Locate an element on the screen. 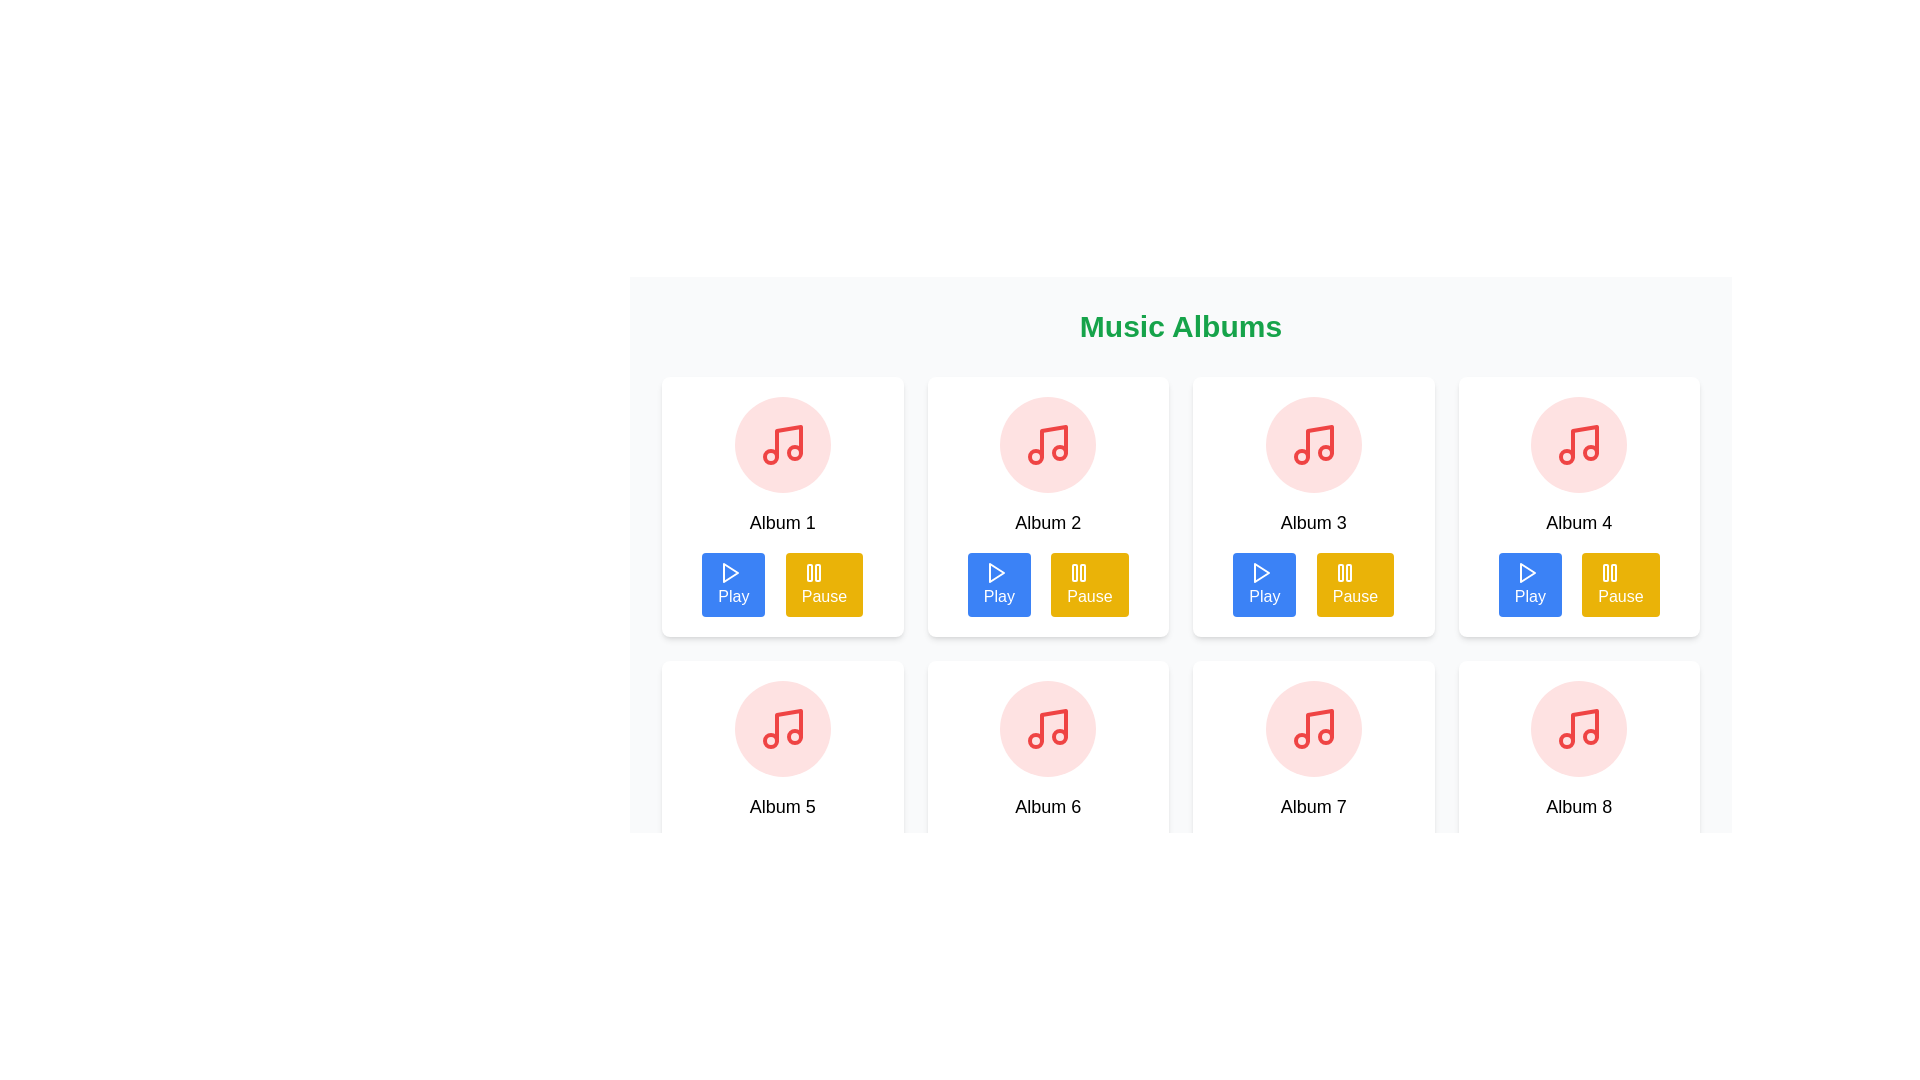 The width and height of the screenshot is (1920, 1080). the 'Pause' button in the Button group located within the 'Album 4' content card is located at coordinates (1578, 585).